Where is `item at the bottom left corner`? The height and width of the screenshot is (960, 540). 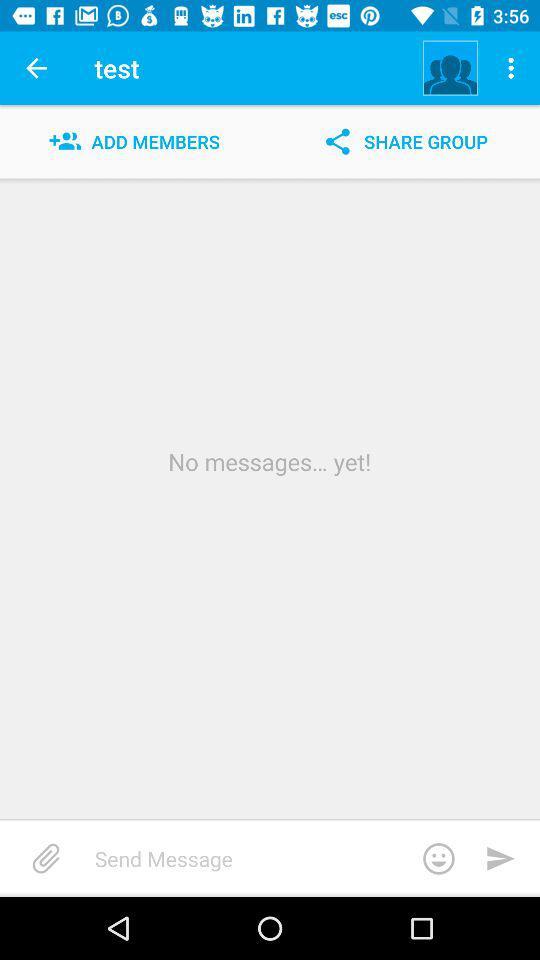
item at the bottom left corner is located at coordinates (46, 857).